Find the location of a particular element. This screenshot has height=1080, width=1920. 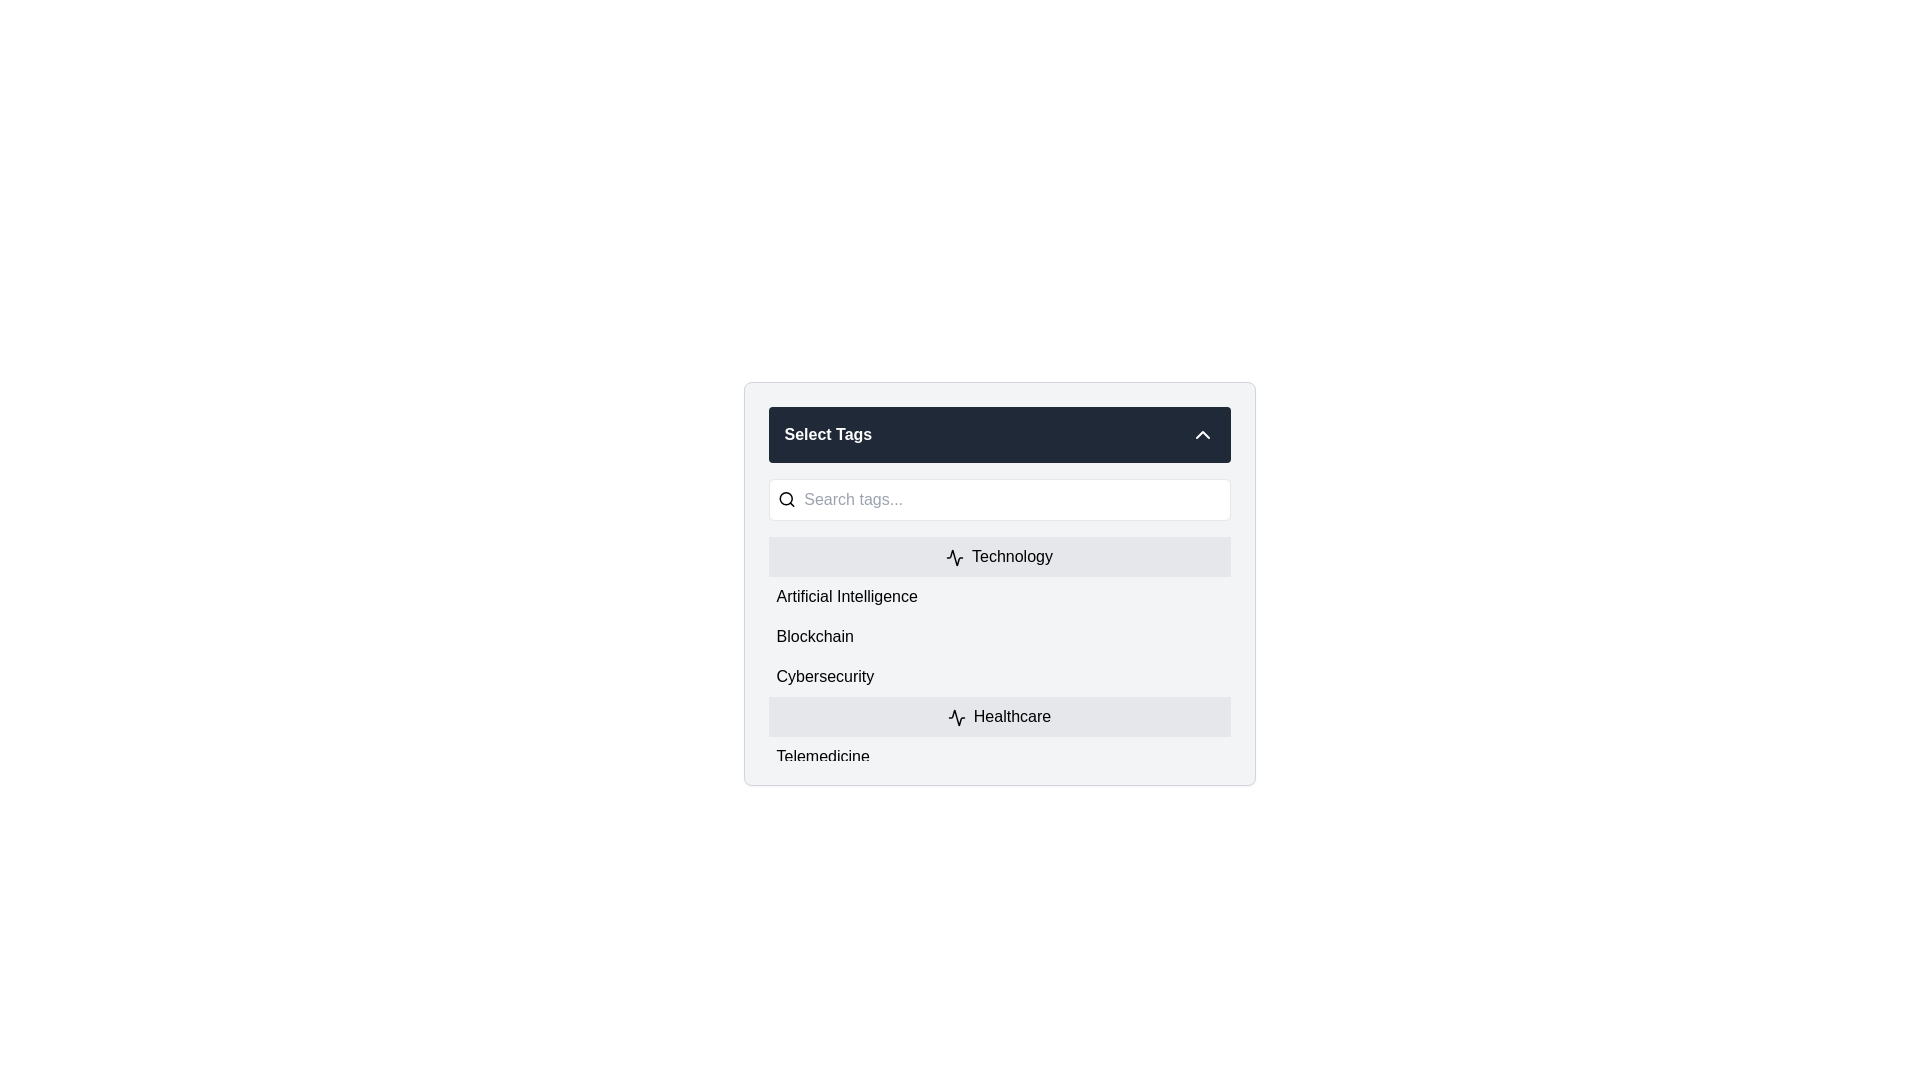

the 'Artificial Intelligence' label is located at coordinates (847, 596).